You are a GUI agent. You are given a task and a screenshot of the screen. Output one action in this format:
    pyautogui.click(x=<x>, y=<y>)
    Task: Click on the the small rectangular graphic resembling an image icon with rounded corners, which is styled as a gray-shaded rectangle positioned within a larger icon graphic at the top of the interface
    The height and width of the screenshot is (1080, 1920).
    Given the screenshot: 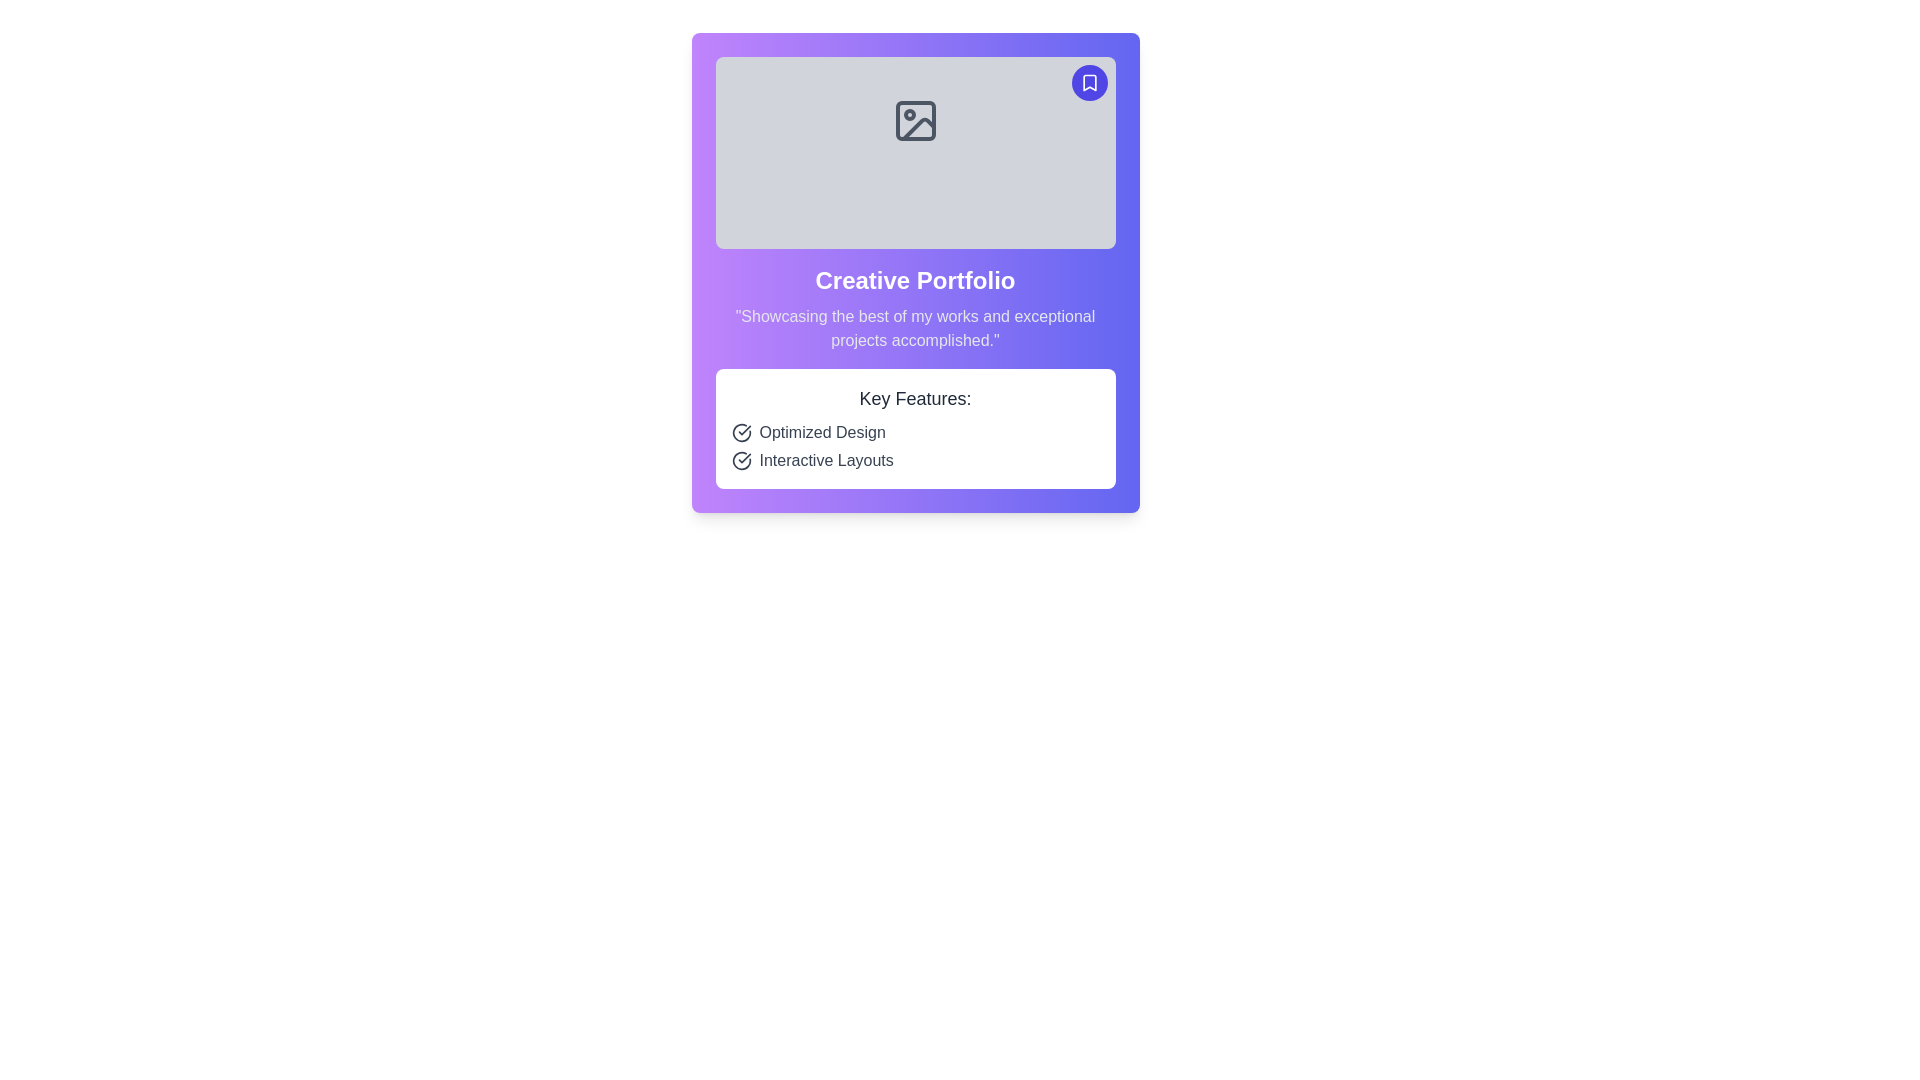 What is the action you would take?
    pyautogui.click(x=914, y=120)
    